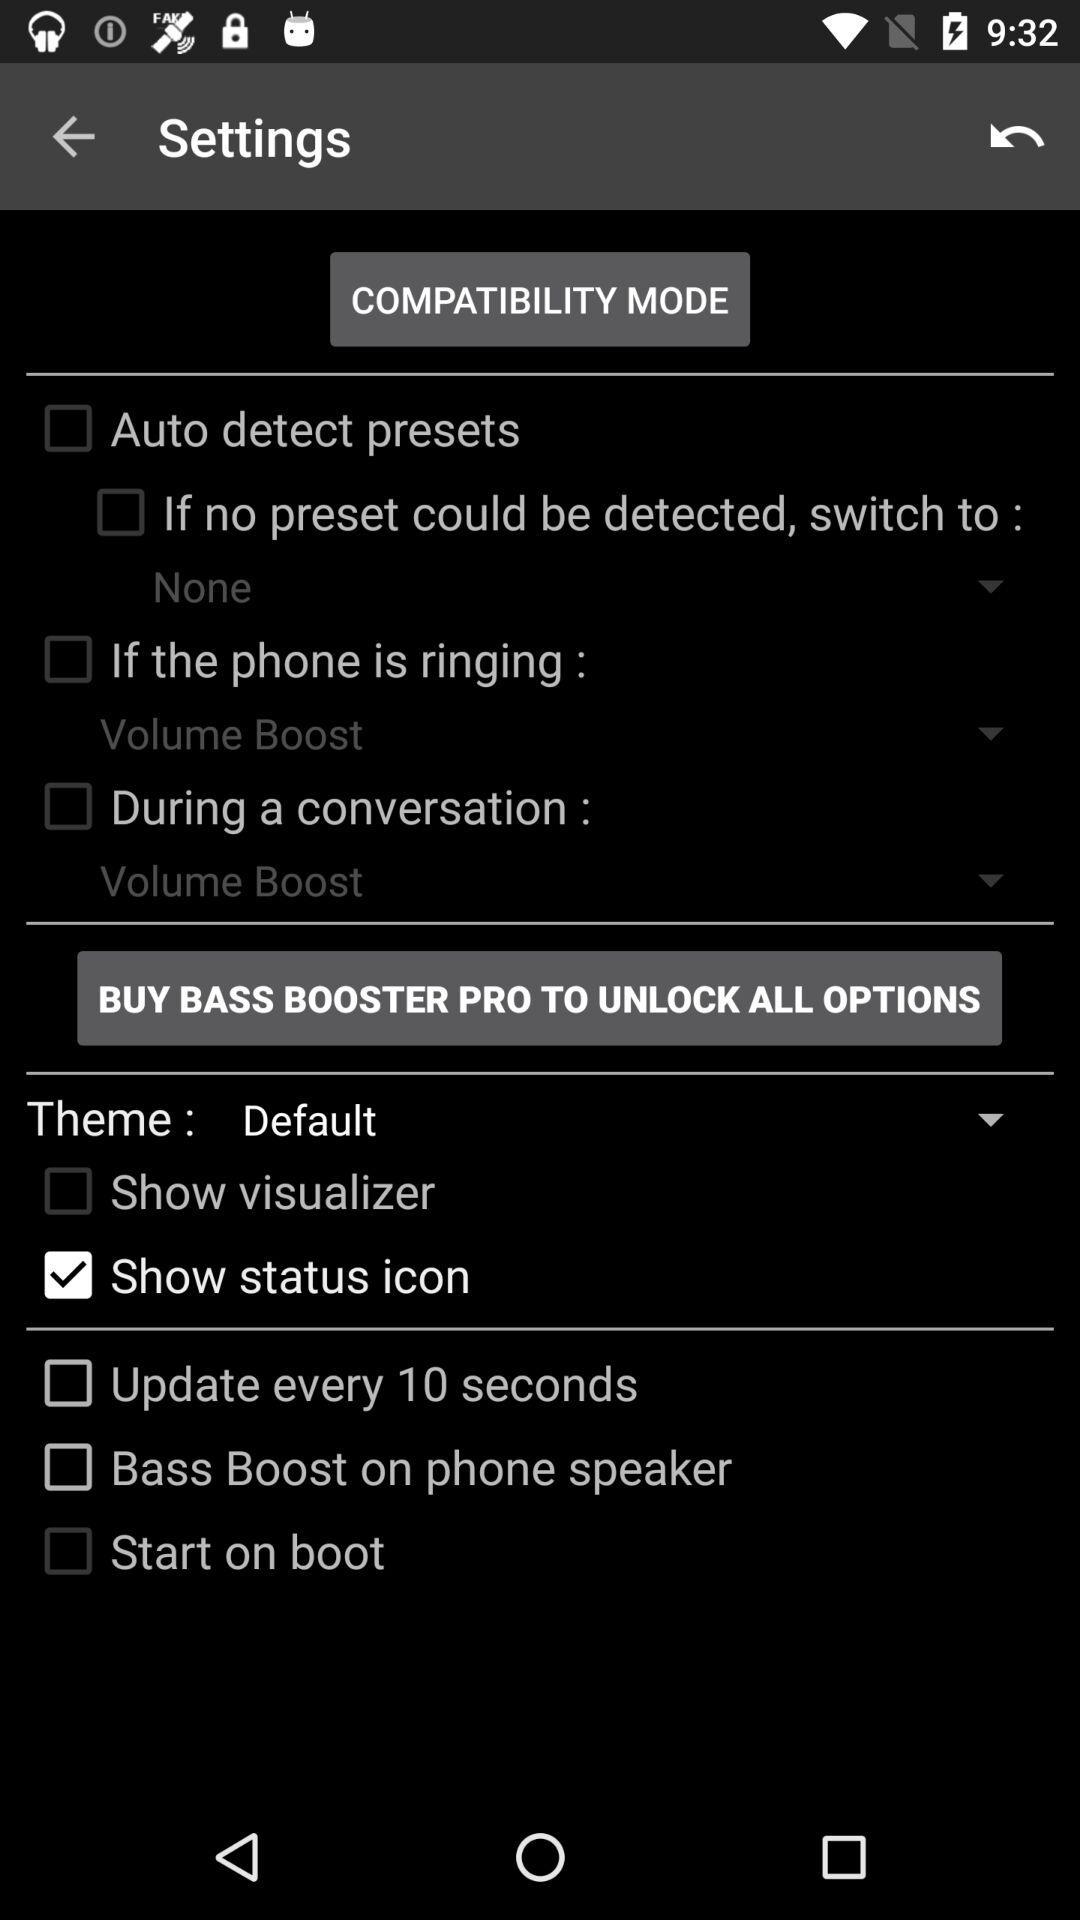 Image resolution: width=1080 pixels, height=1920 pixels. I want to click on app next to the settings app, so click(1017, 135).